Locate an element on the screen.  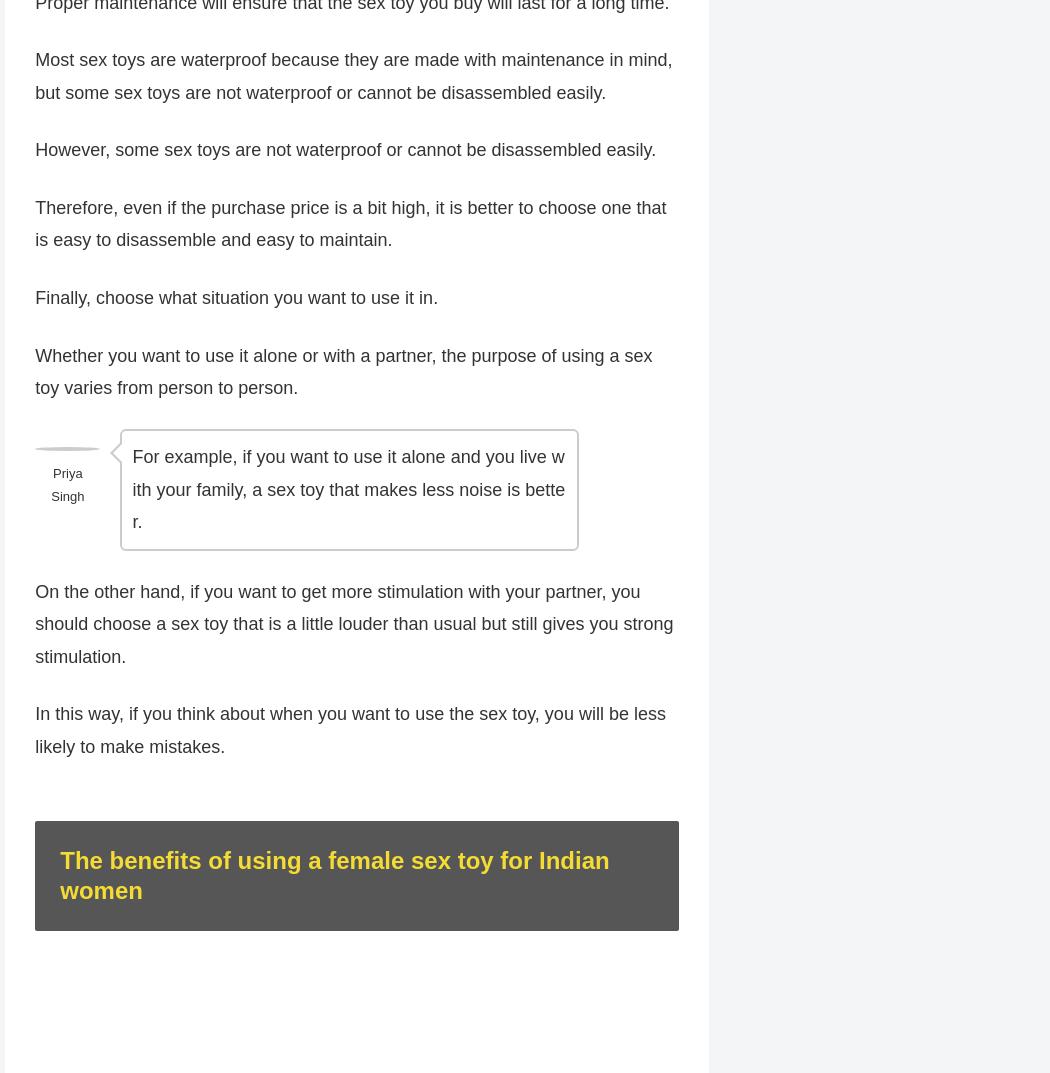
'Whether you want to use it alone or with a partner, the purpose of using a sex toy varies from person to person.' is located at coordinates (342, 372).